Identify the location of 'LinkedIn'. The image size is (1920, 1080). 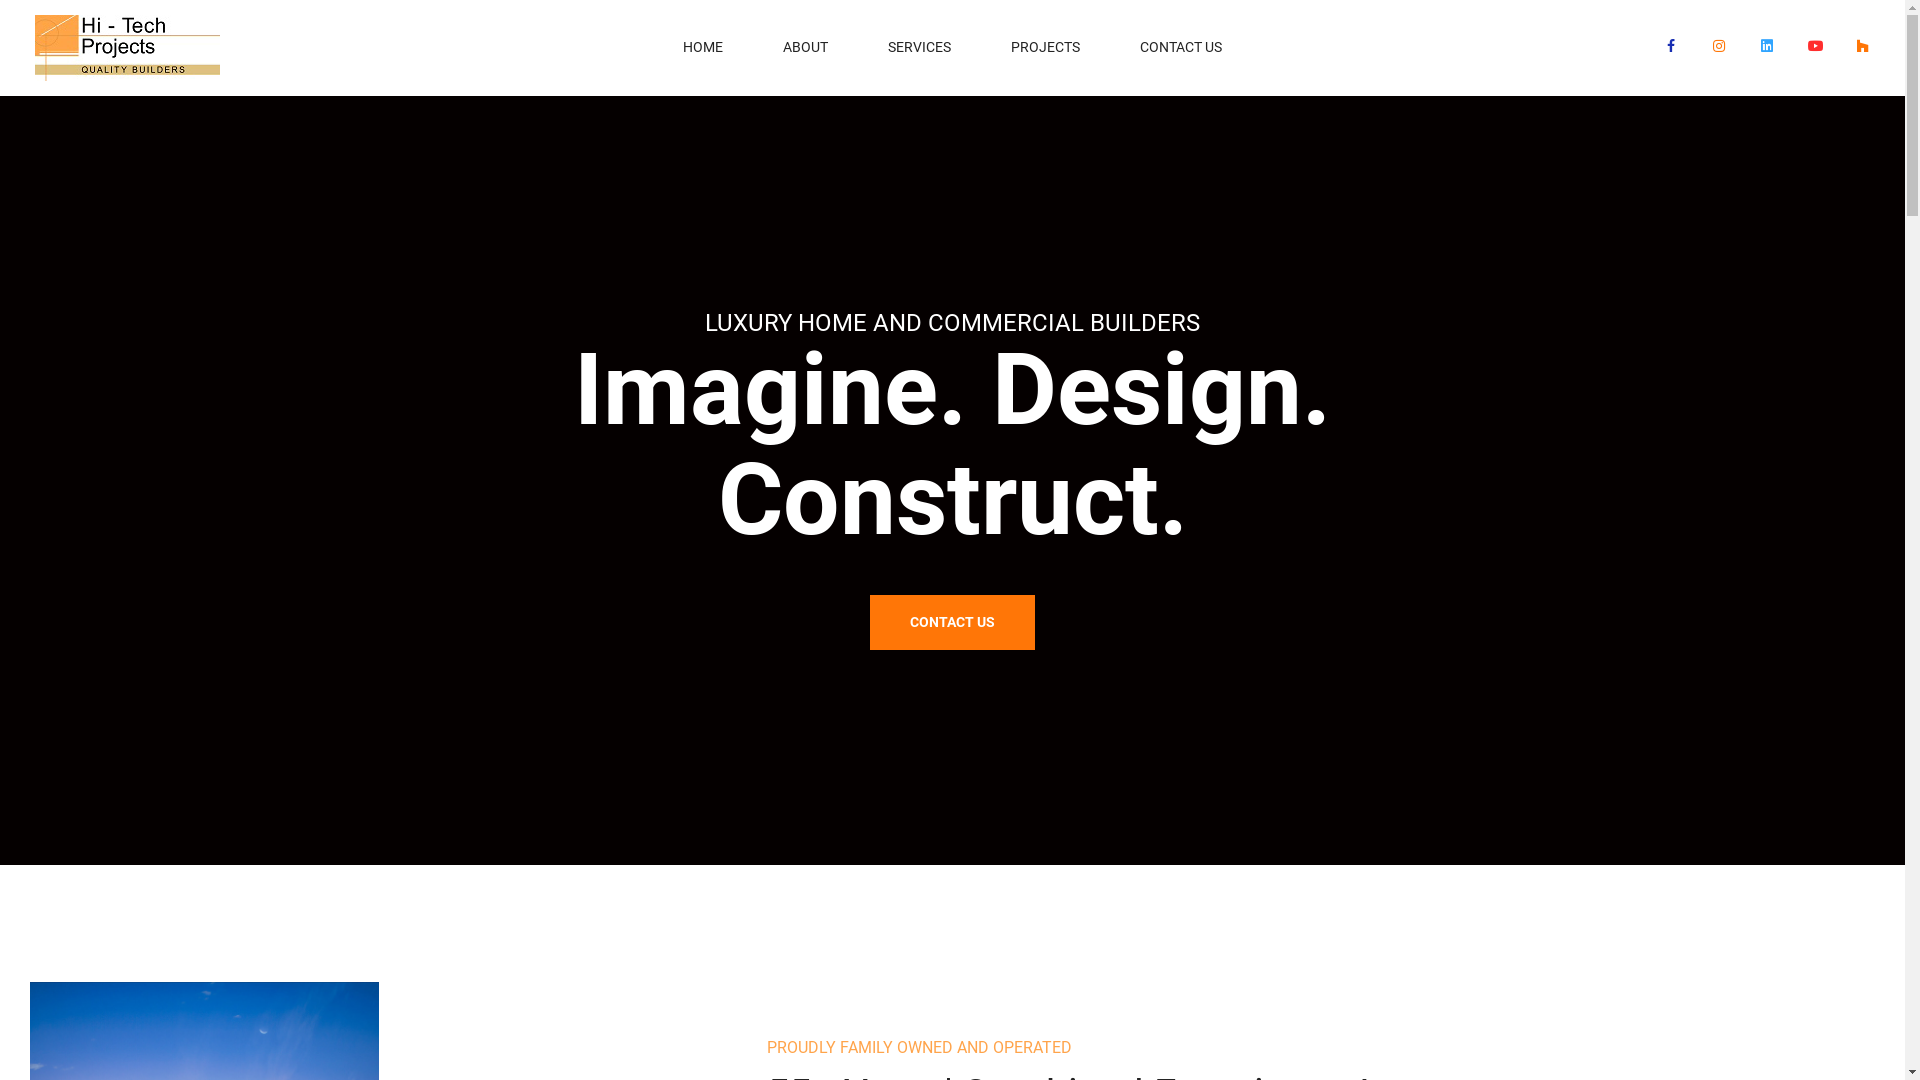
(1766, 45).